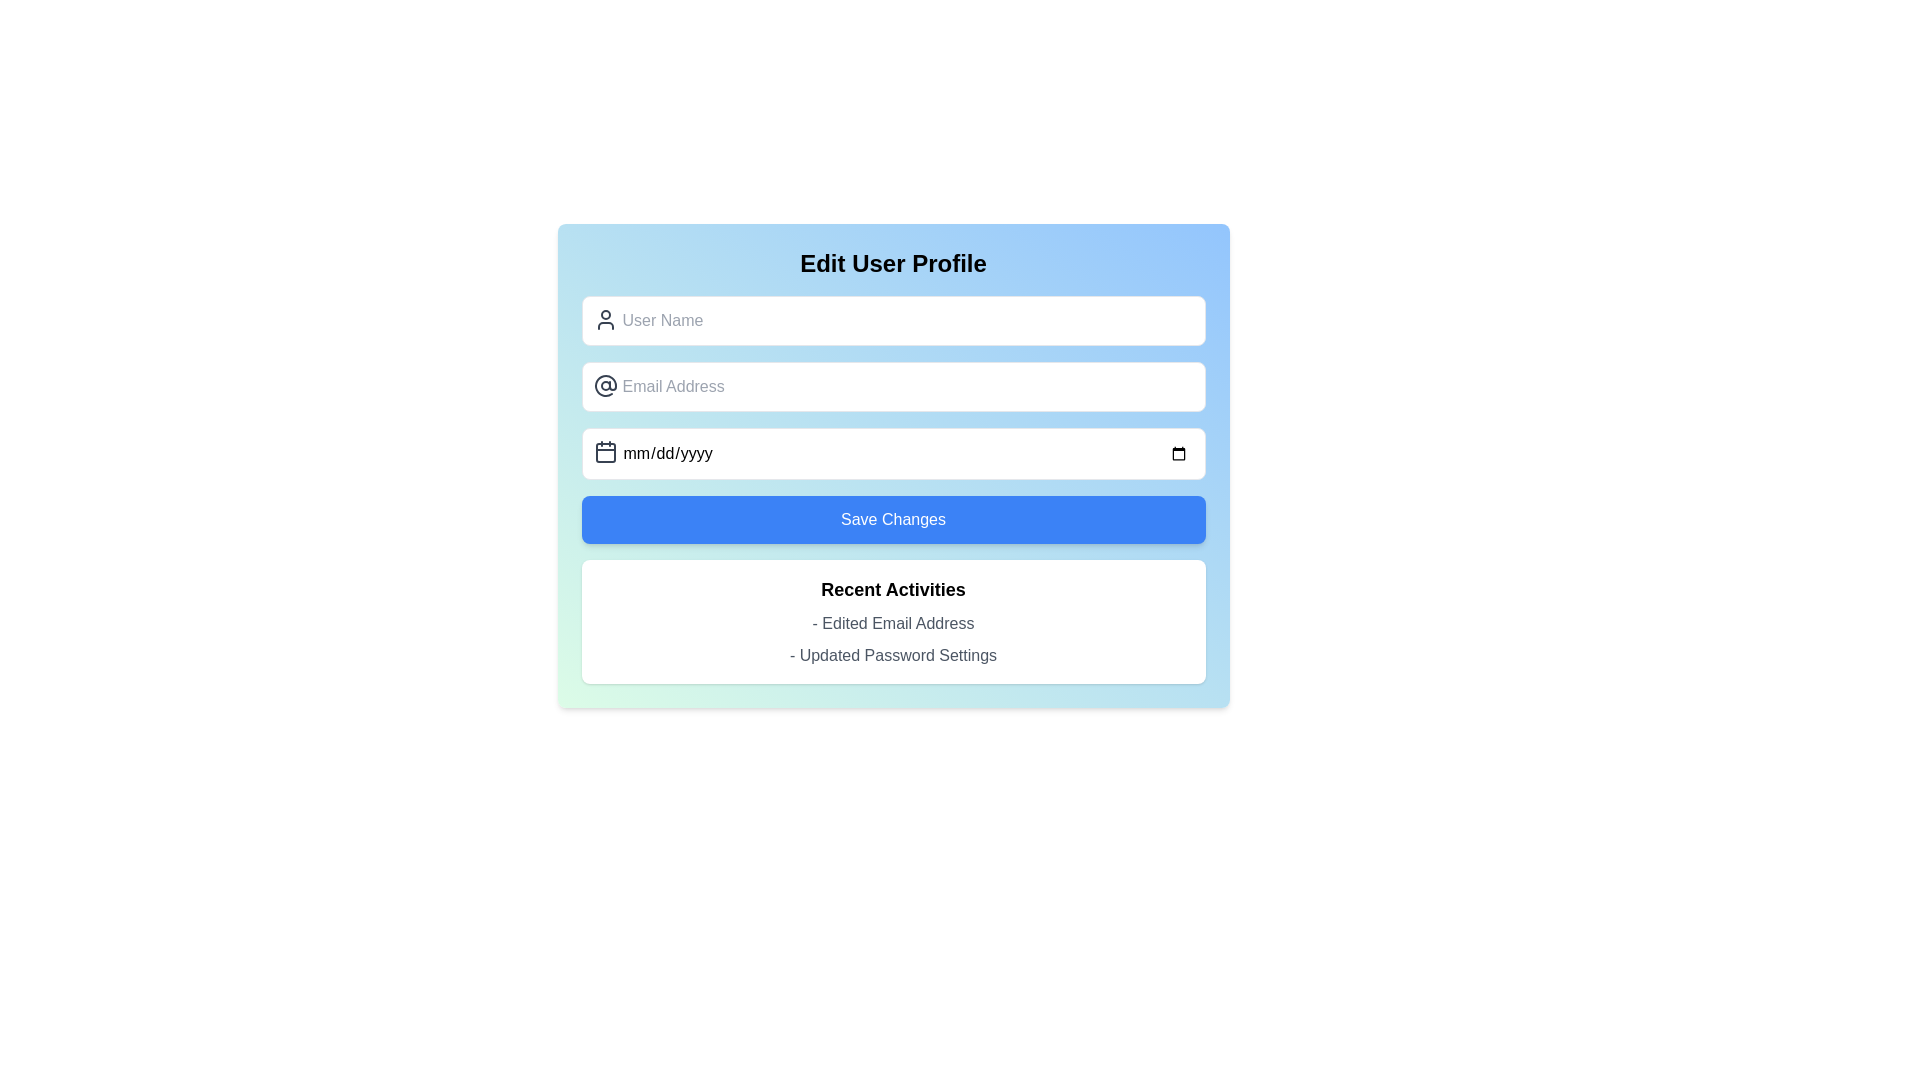 Image resolution: width=1920 pixels, height=1080 pixels. I want to click on the text label that reads '- Updated Password Settings', which is the last item in the 'Recent Activities' section, located directly below the '- Edited Email Address' item, so click(892, 655).